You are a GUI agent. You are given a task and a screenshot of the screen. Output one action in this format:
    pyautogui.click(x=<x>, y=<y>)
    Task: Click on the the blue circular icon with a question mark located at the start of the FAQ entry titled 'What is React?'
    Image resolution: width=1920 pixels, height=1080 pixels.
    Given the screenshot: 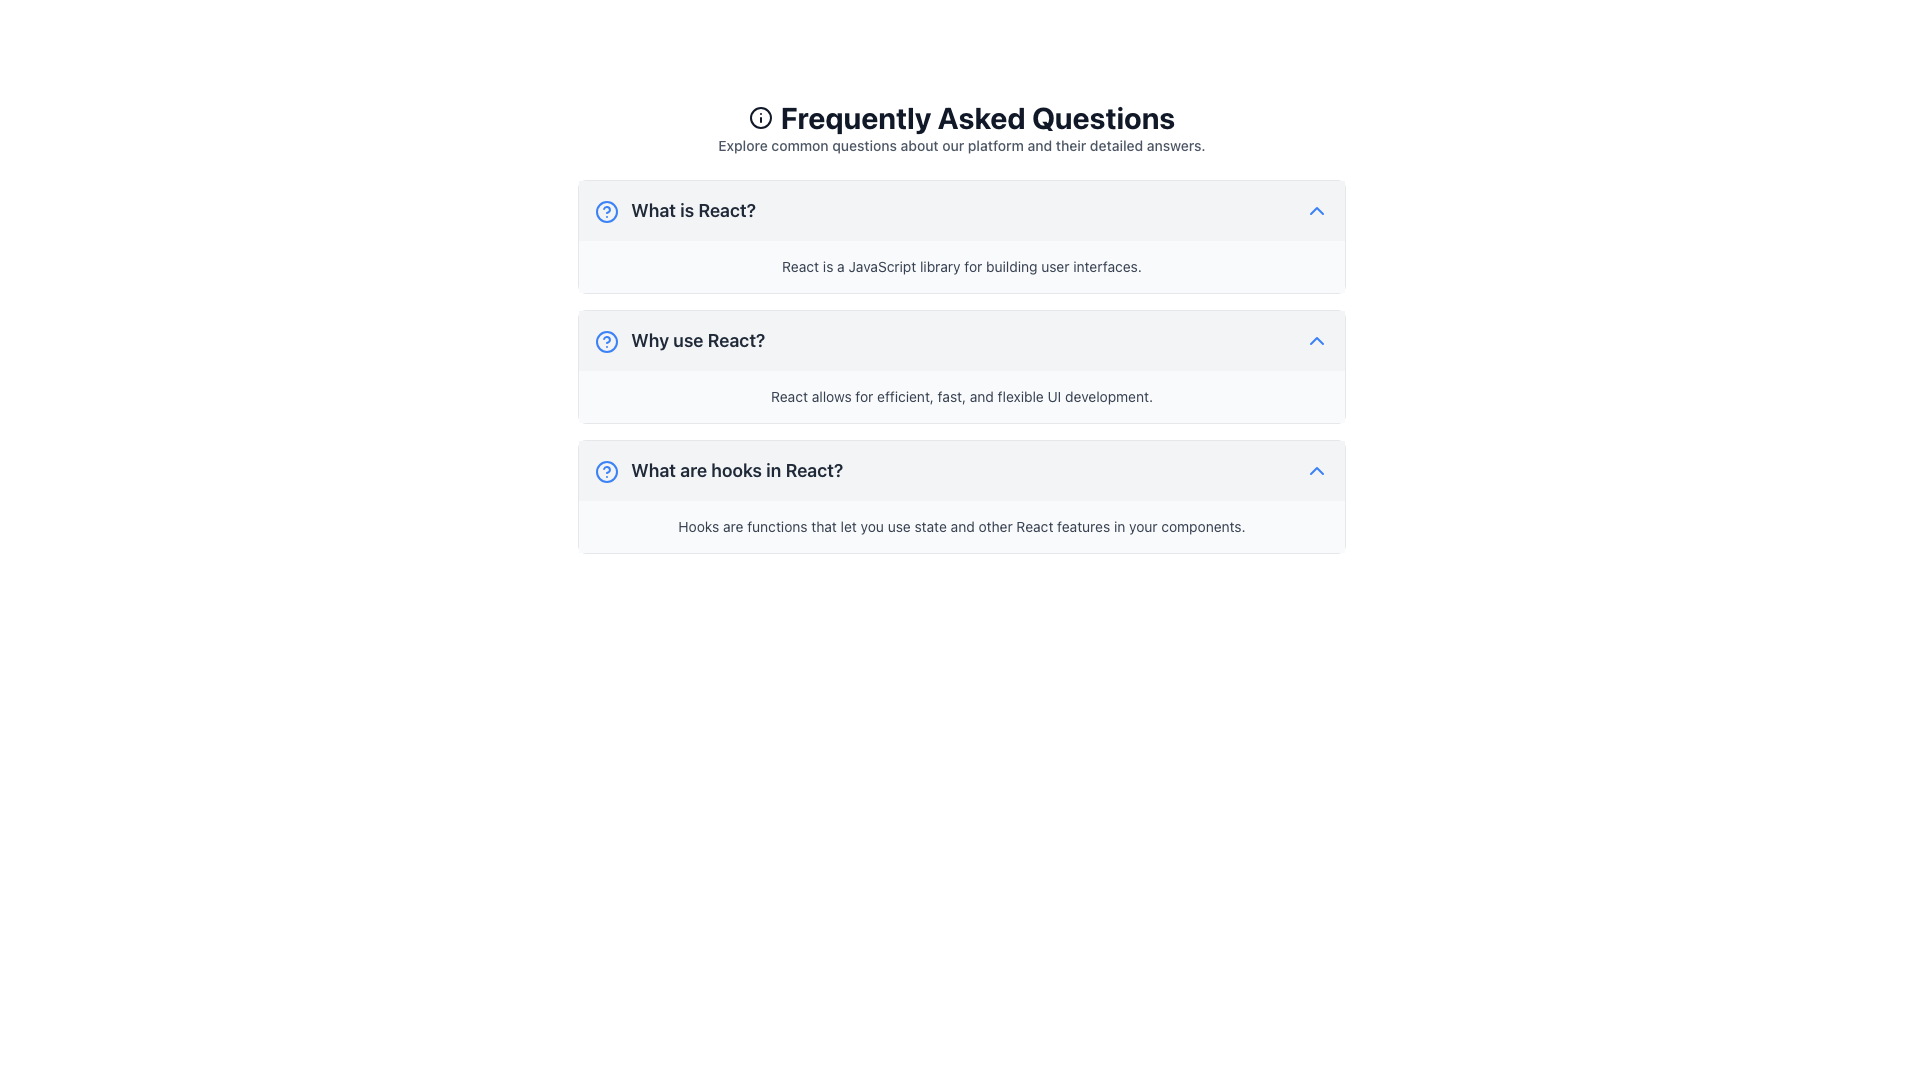 What is the action you would take?
    pyautogui.click(x=605, y=212)
    